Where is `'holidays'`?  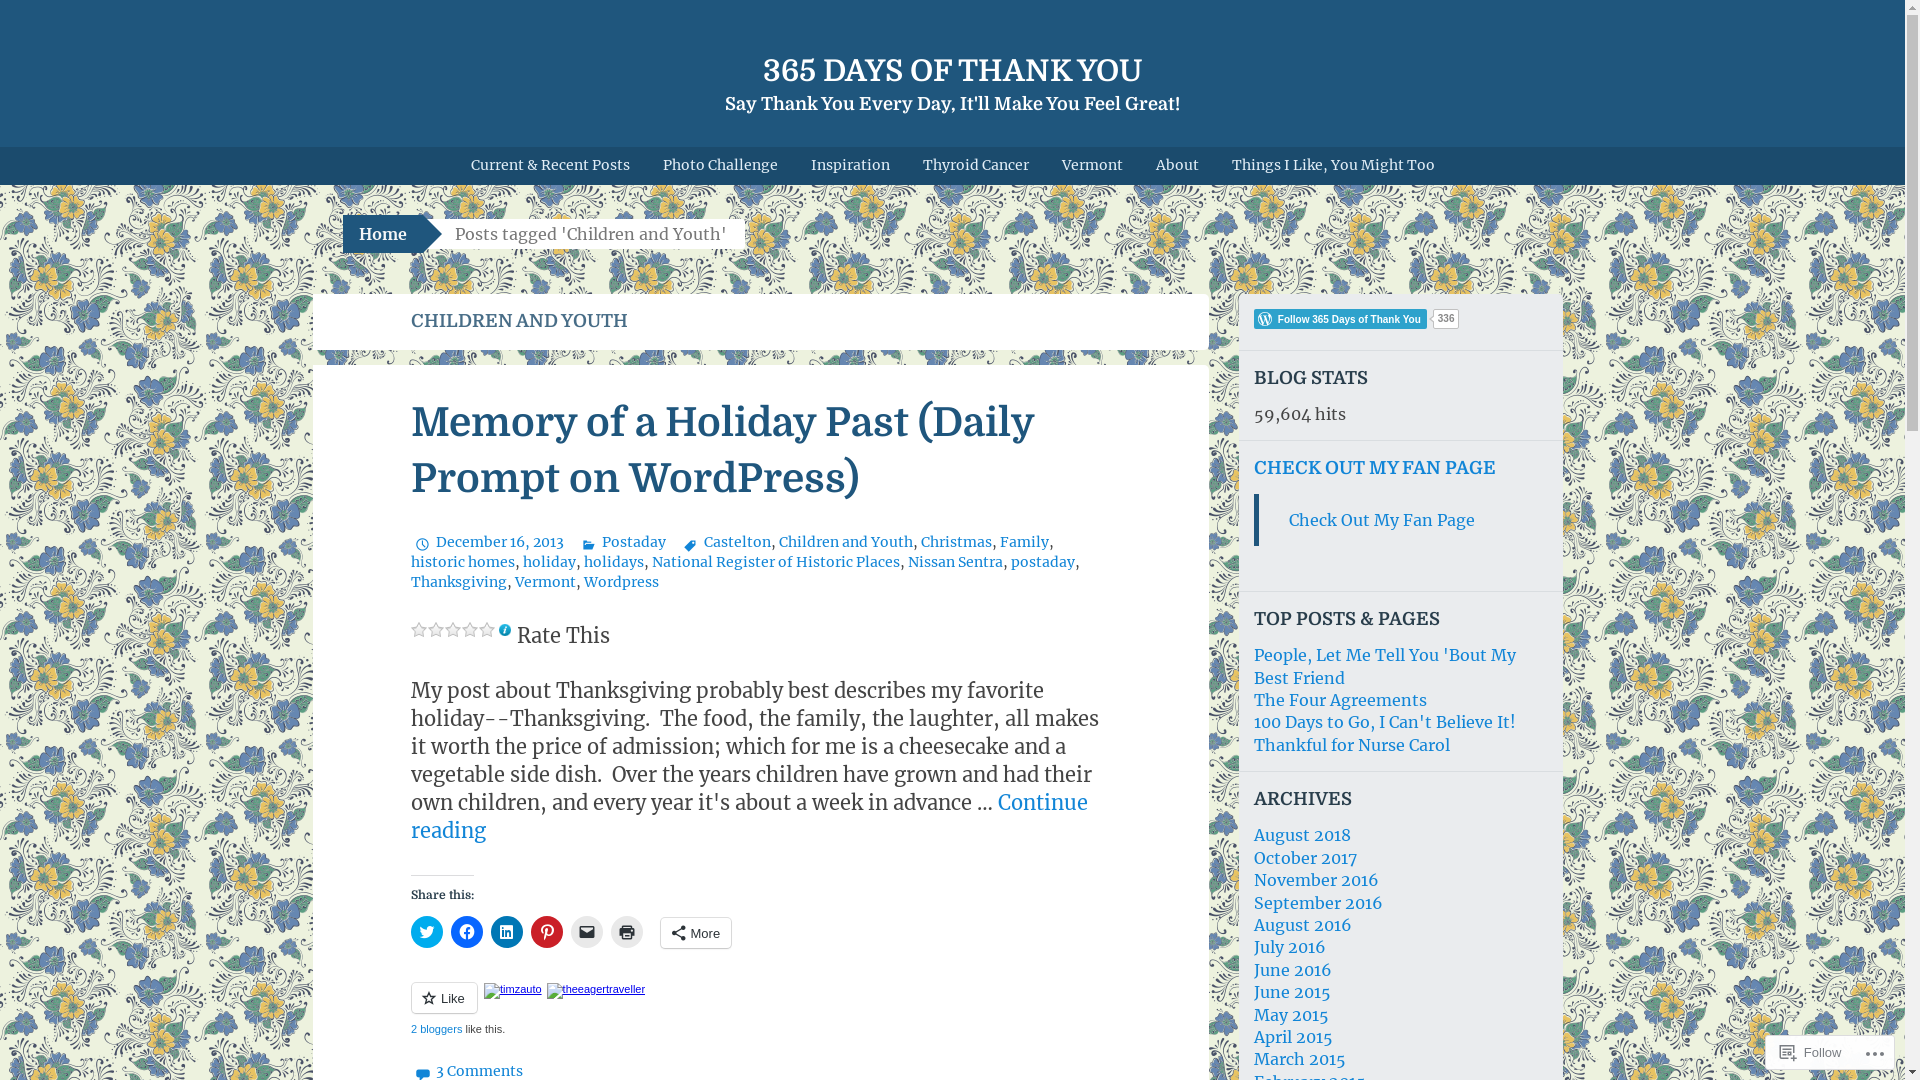 'holidays' is located at coordinates (583, 562).